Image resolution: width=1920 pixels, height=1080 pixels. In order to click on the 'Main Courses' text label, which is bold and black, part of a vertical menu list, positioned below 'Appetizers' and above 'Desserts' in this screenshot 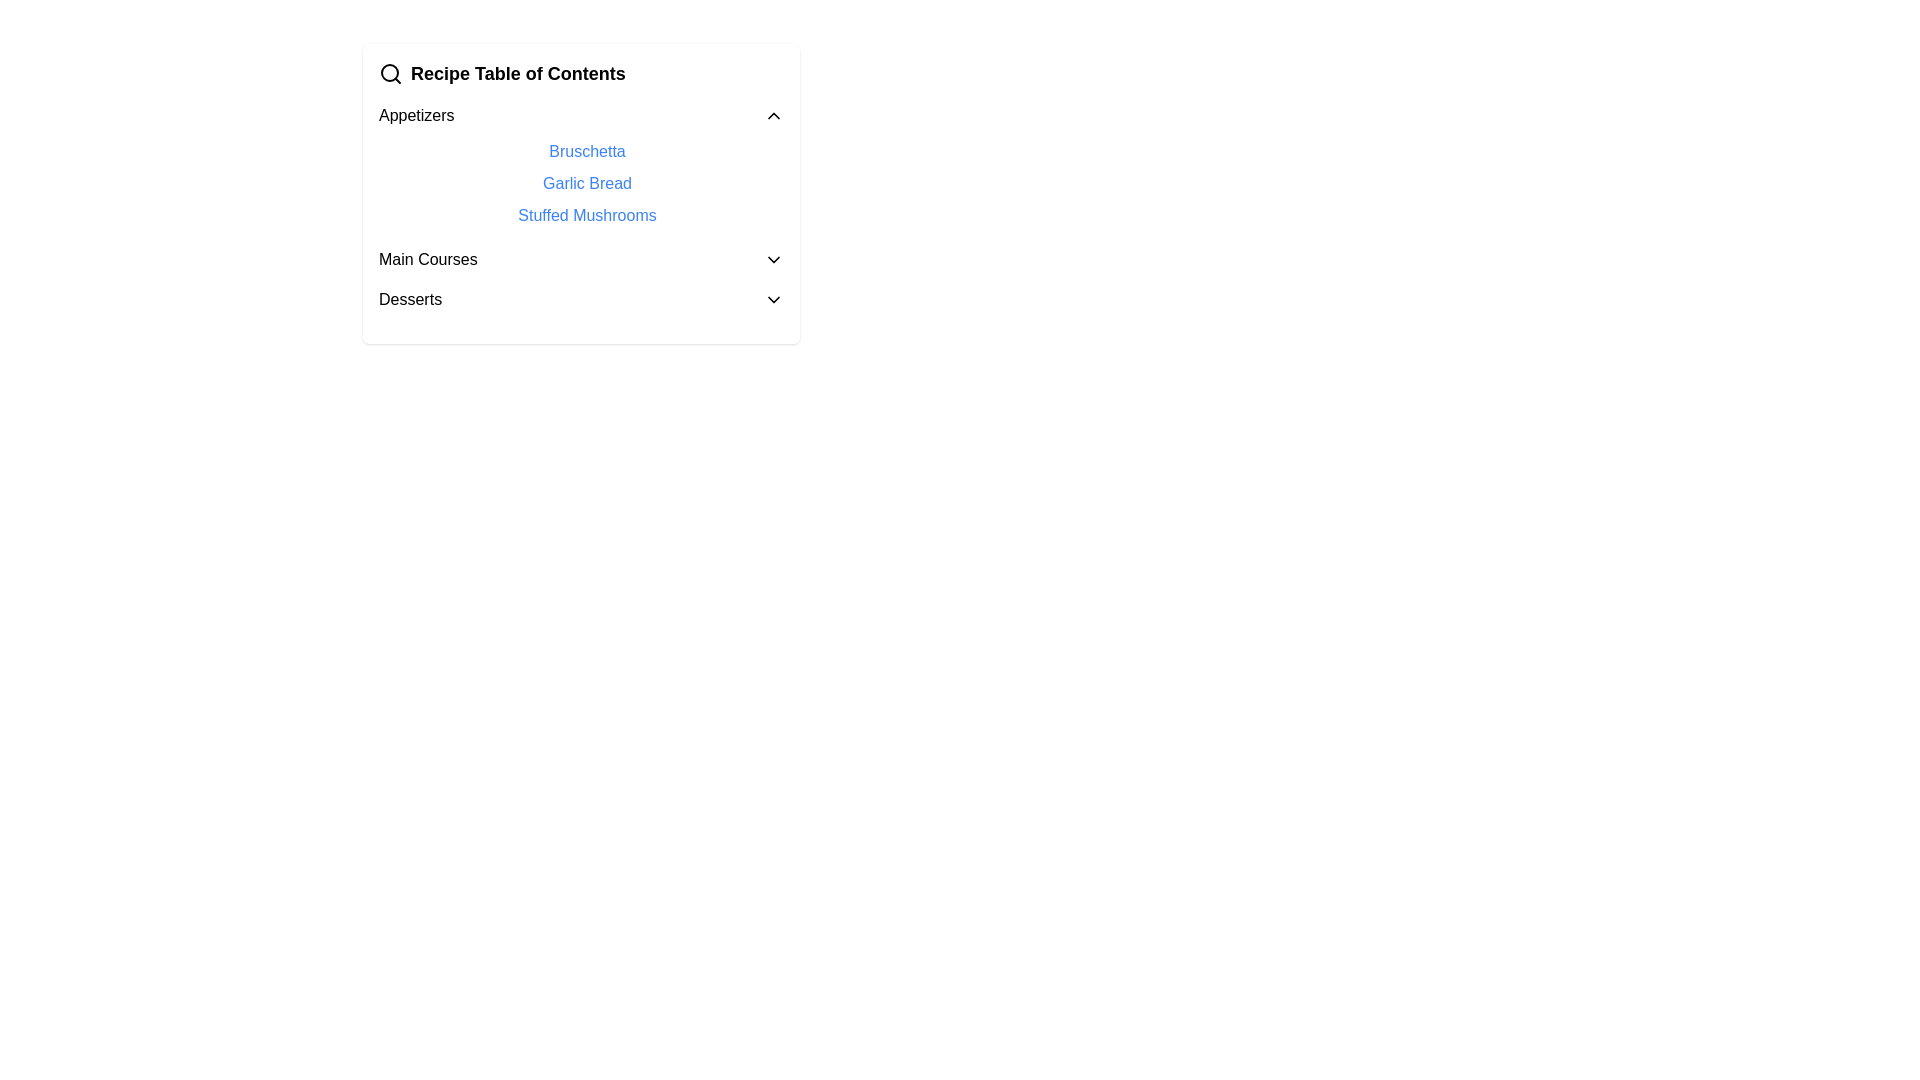, I will do `click(427, 258)`.